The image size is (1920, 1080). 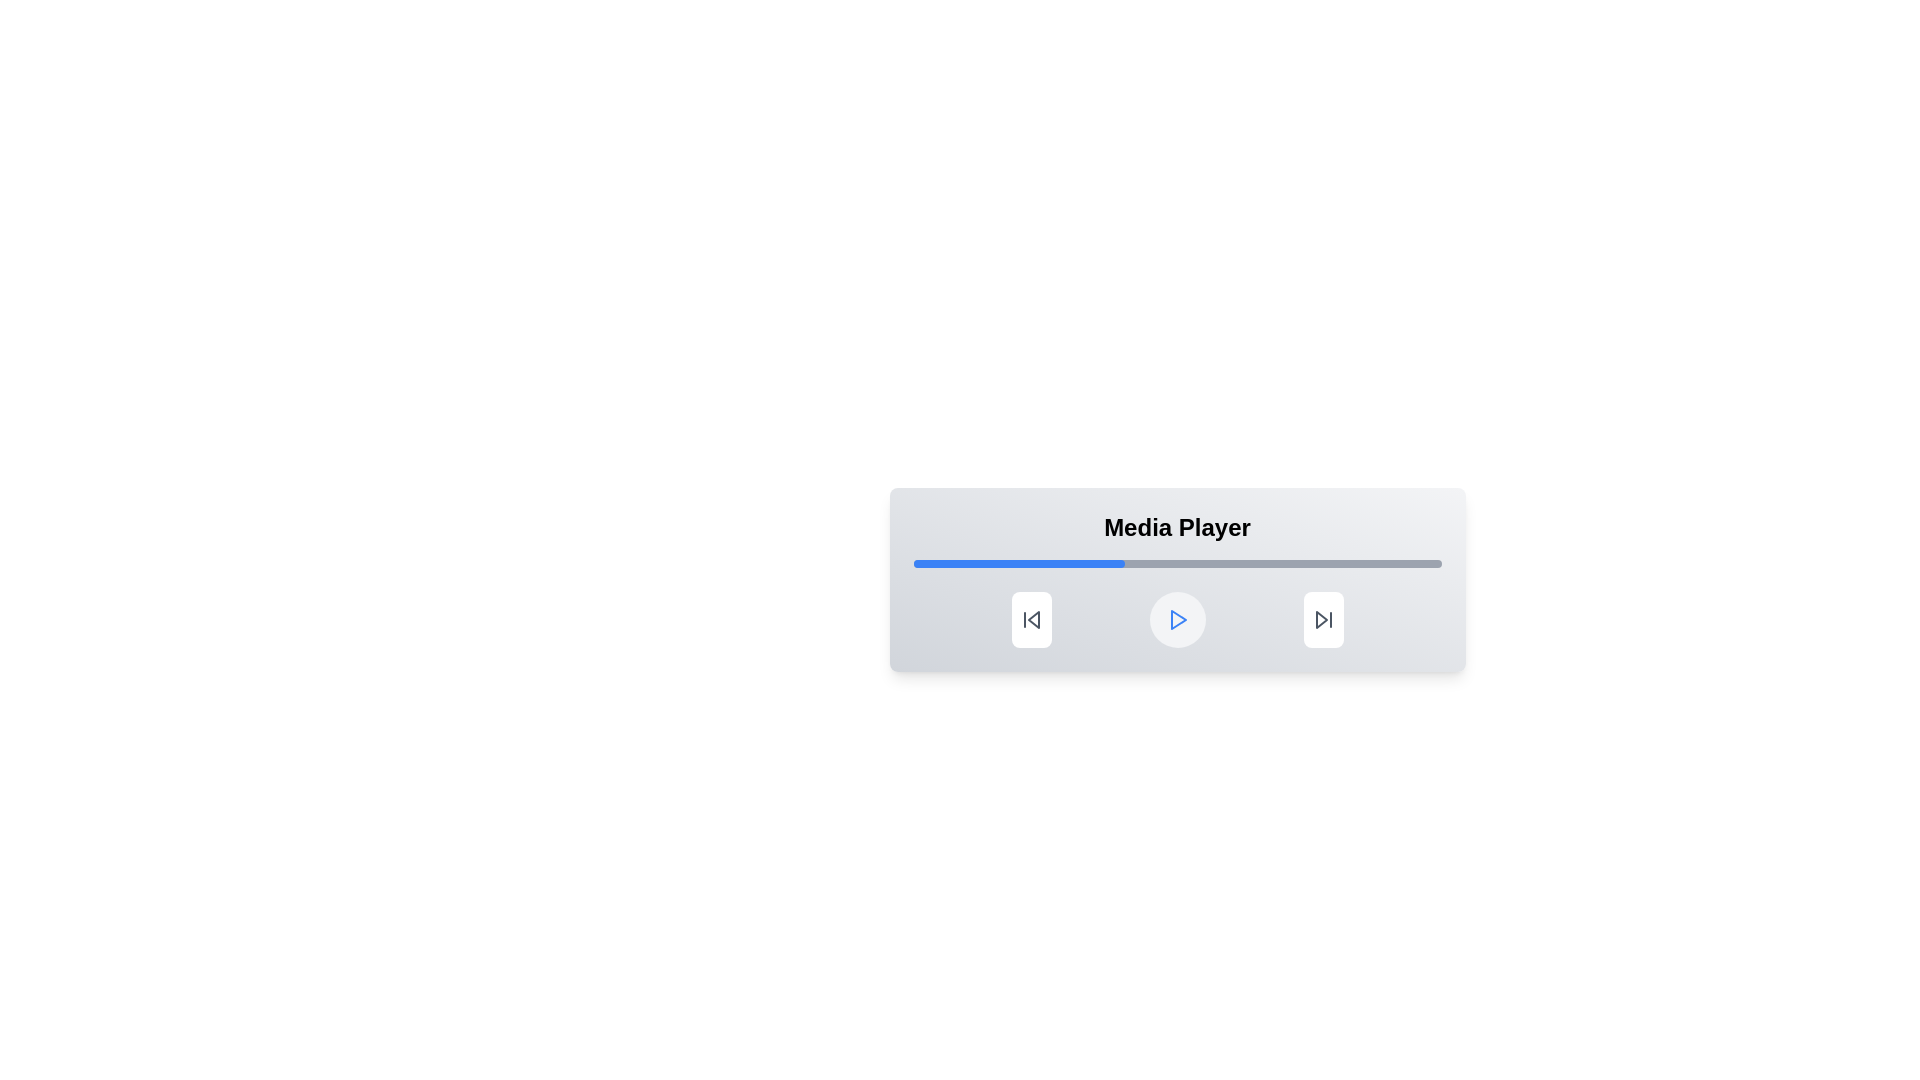 What do you see at coordinates (1031, 619) in the screenshot?
I see `the 'skip backward' button, which is the first button on the left in a group of three buttons` at bounding box center [1031, 619].